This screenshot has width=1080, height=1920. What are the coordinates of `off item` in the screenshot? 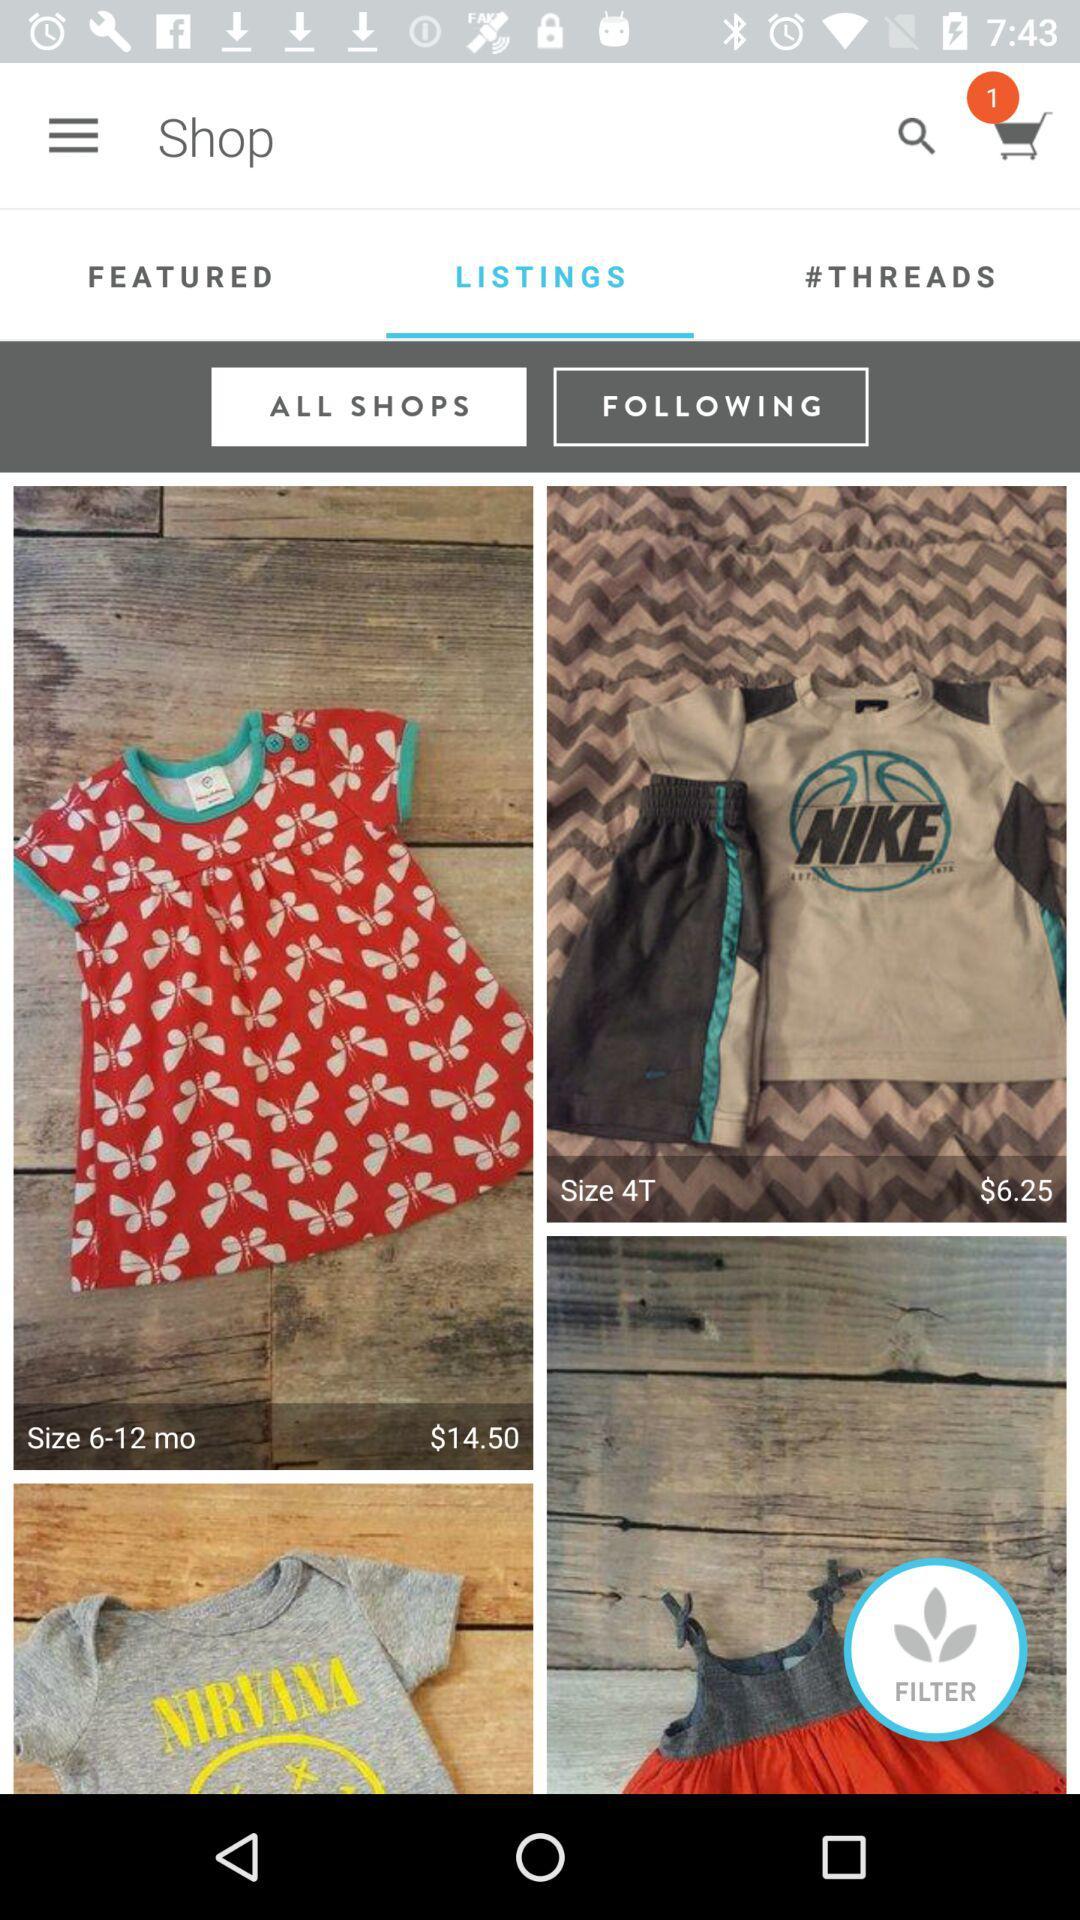 It's located at (935, 1649).